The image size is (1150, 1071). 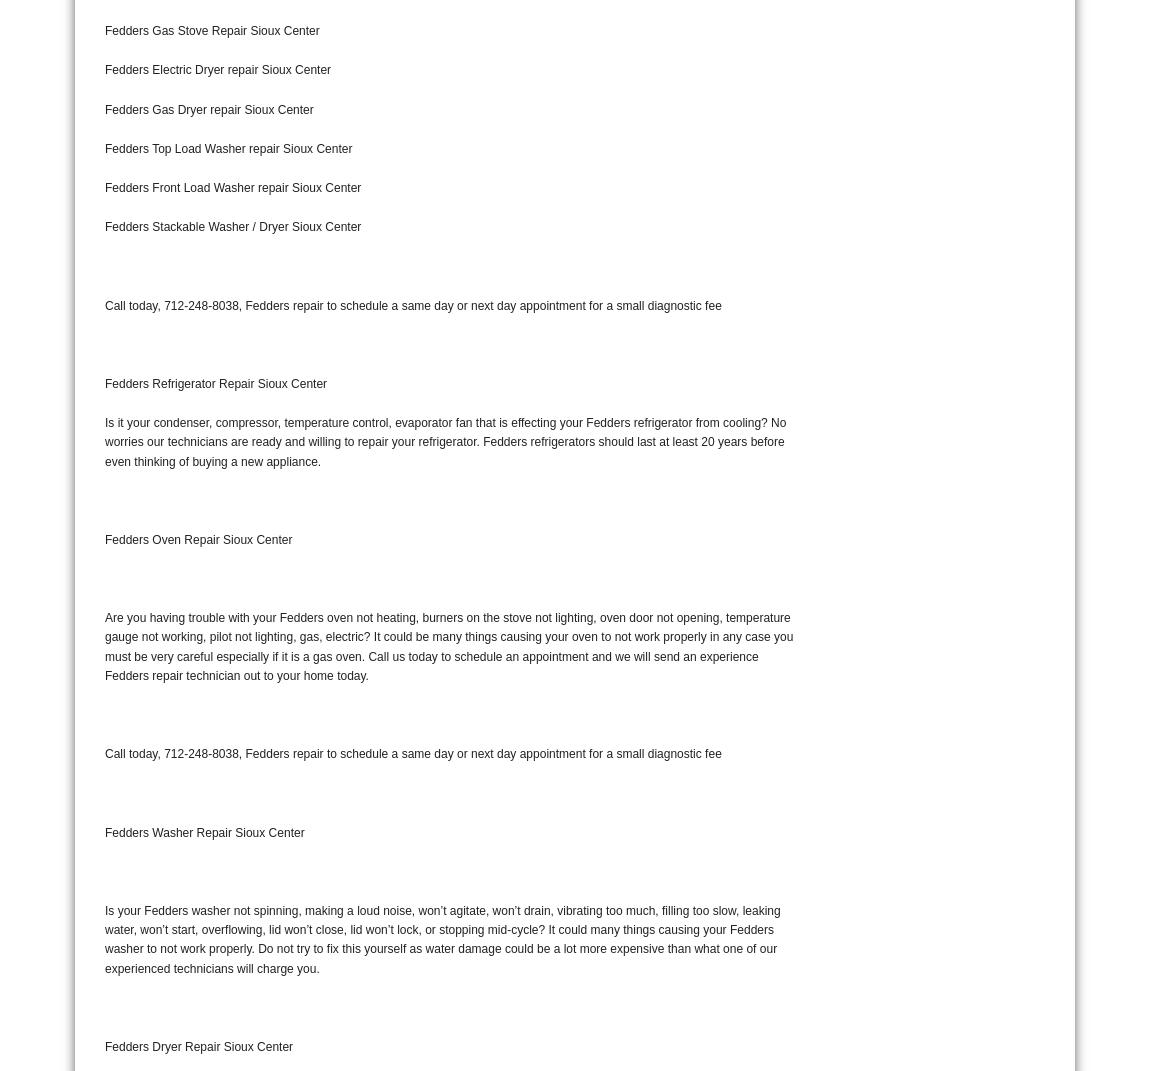 What do you see at coordinates (231, 226) in the screenshot?
I see `'Fedders Stackable Washer / Dryer Sioux Center'` at bounding box center [231, 226].